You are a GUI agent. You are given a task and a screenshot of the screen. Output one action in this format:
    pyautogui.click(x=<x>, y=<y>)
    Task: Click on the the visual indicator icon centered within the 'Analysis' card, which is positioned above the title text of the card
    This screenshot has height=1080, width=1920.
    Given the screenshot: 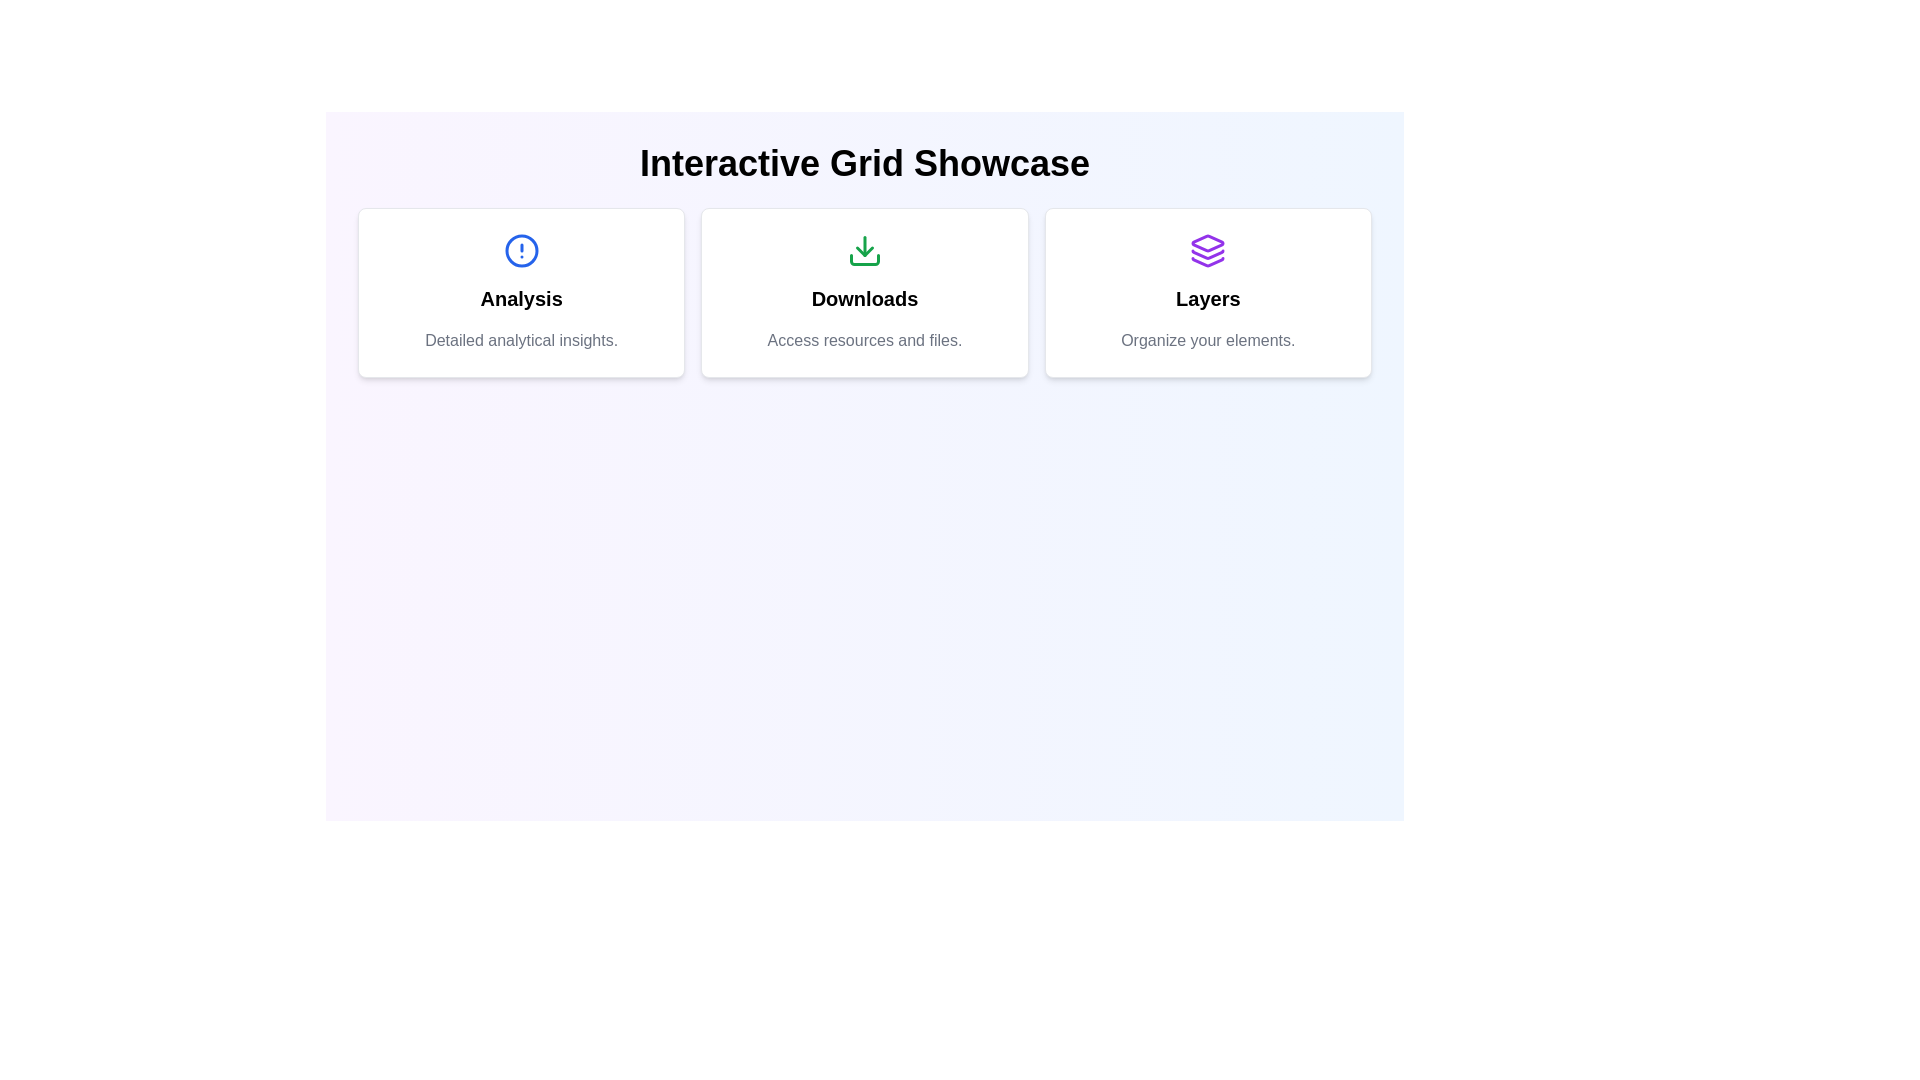 What is the action you would take?
    pyautogui.click(x=521, y=249)
    